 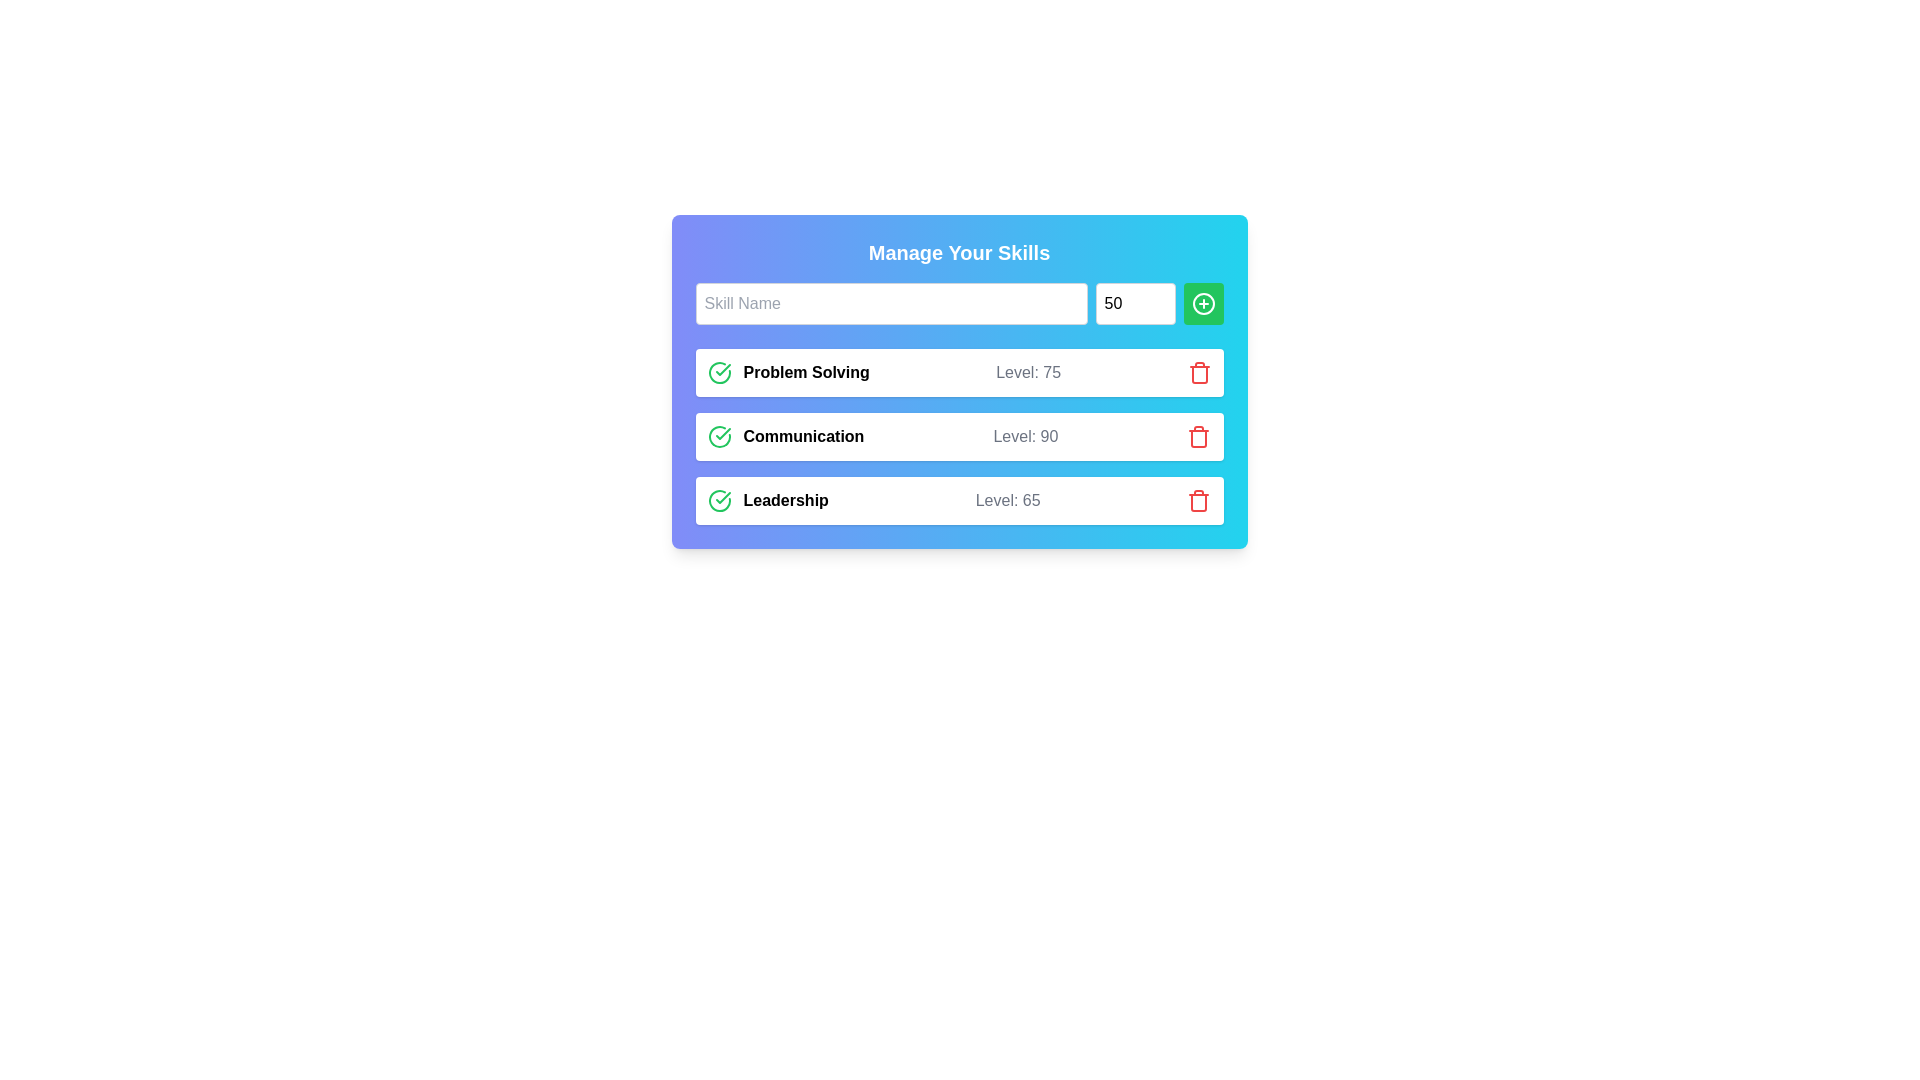 I want to click on the List Item element labeled 'Communication' with level '90' to interact with it, so click(x=958, y=435).